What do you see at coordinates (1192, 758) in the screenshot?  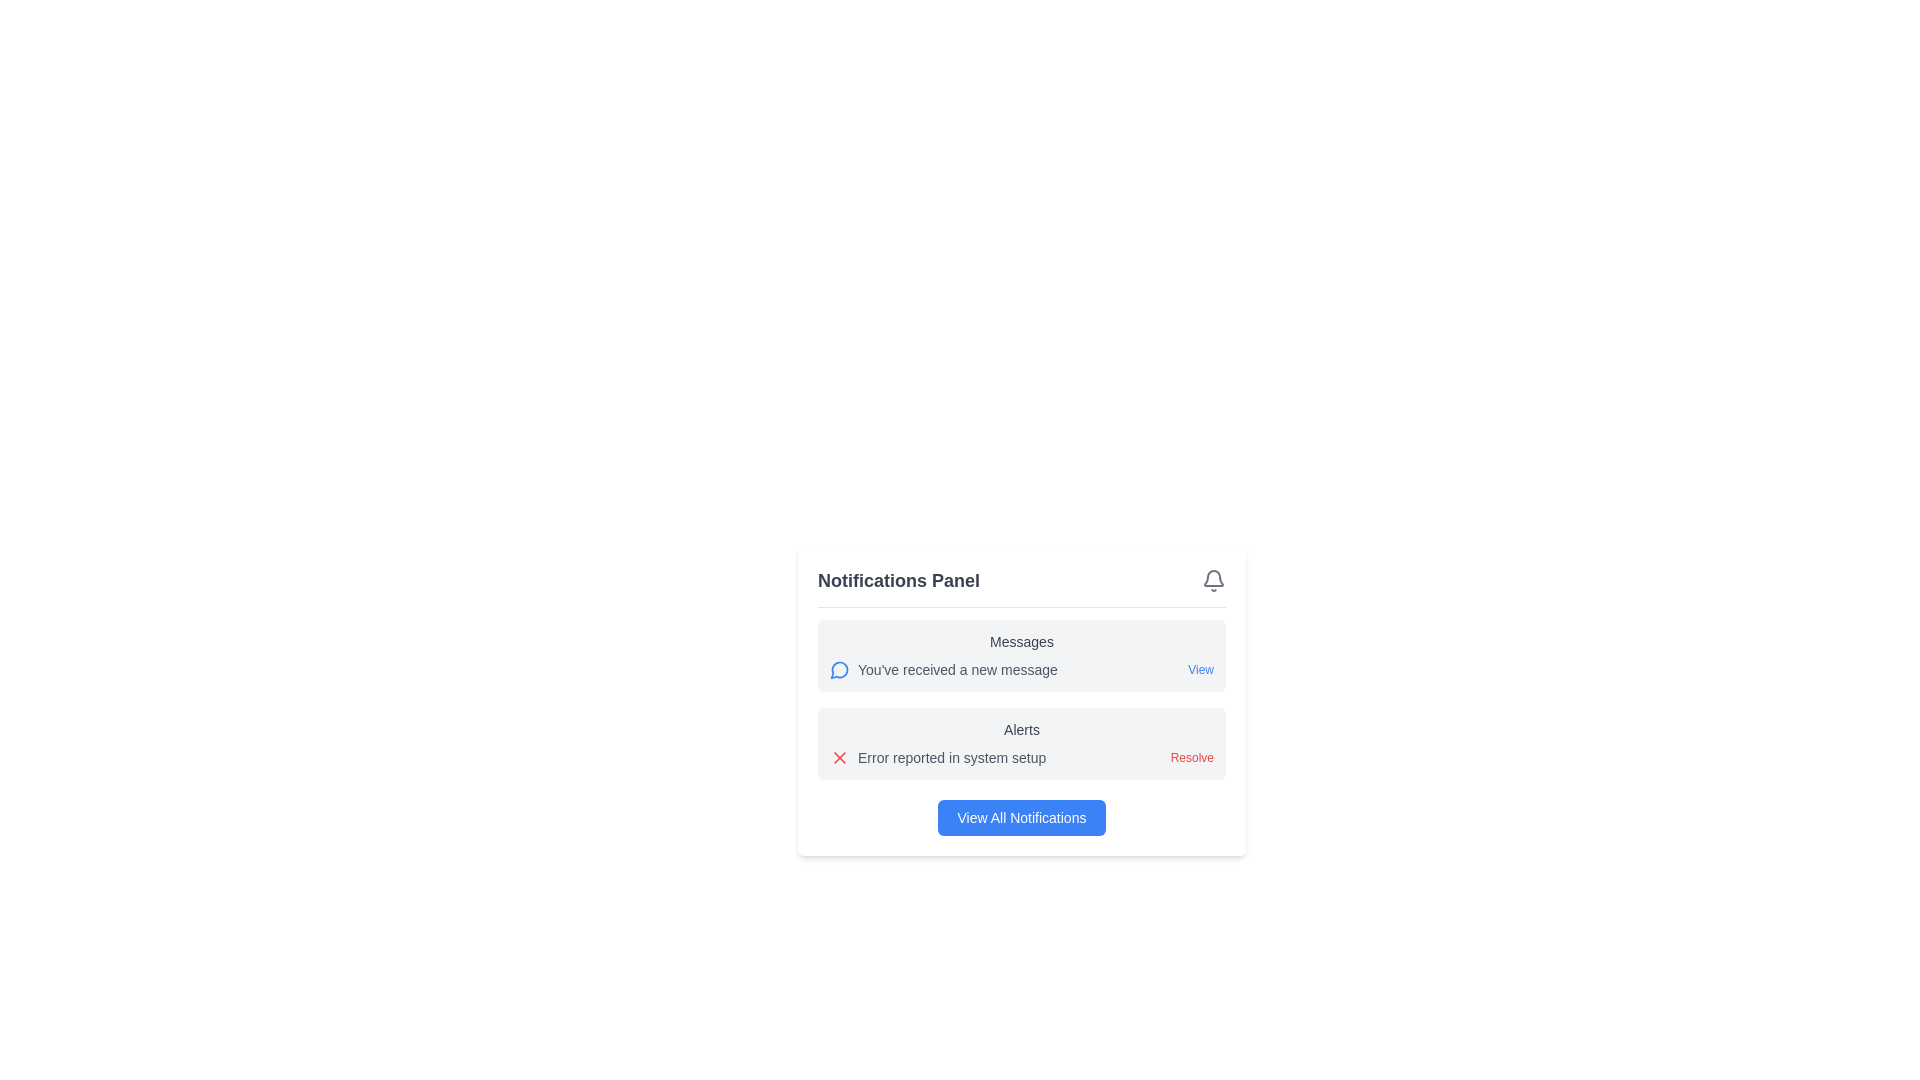 I see `the red 'Resolve' button located in the 'Alerts' section to initiate resolution` at bounding box center [1192, 758].